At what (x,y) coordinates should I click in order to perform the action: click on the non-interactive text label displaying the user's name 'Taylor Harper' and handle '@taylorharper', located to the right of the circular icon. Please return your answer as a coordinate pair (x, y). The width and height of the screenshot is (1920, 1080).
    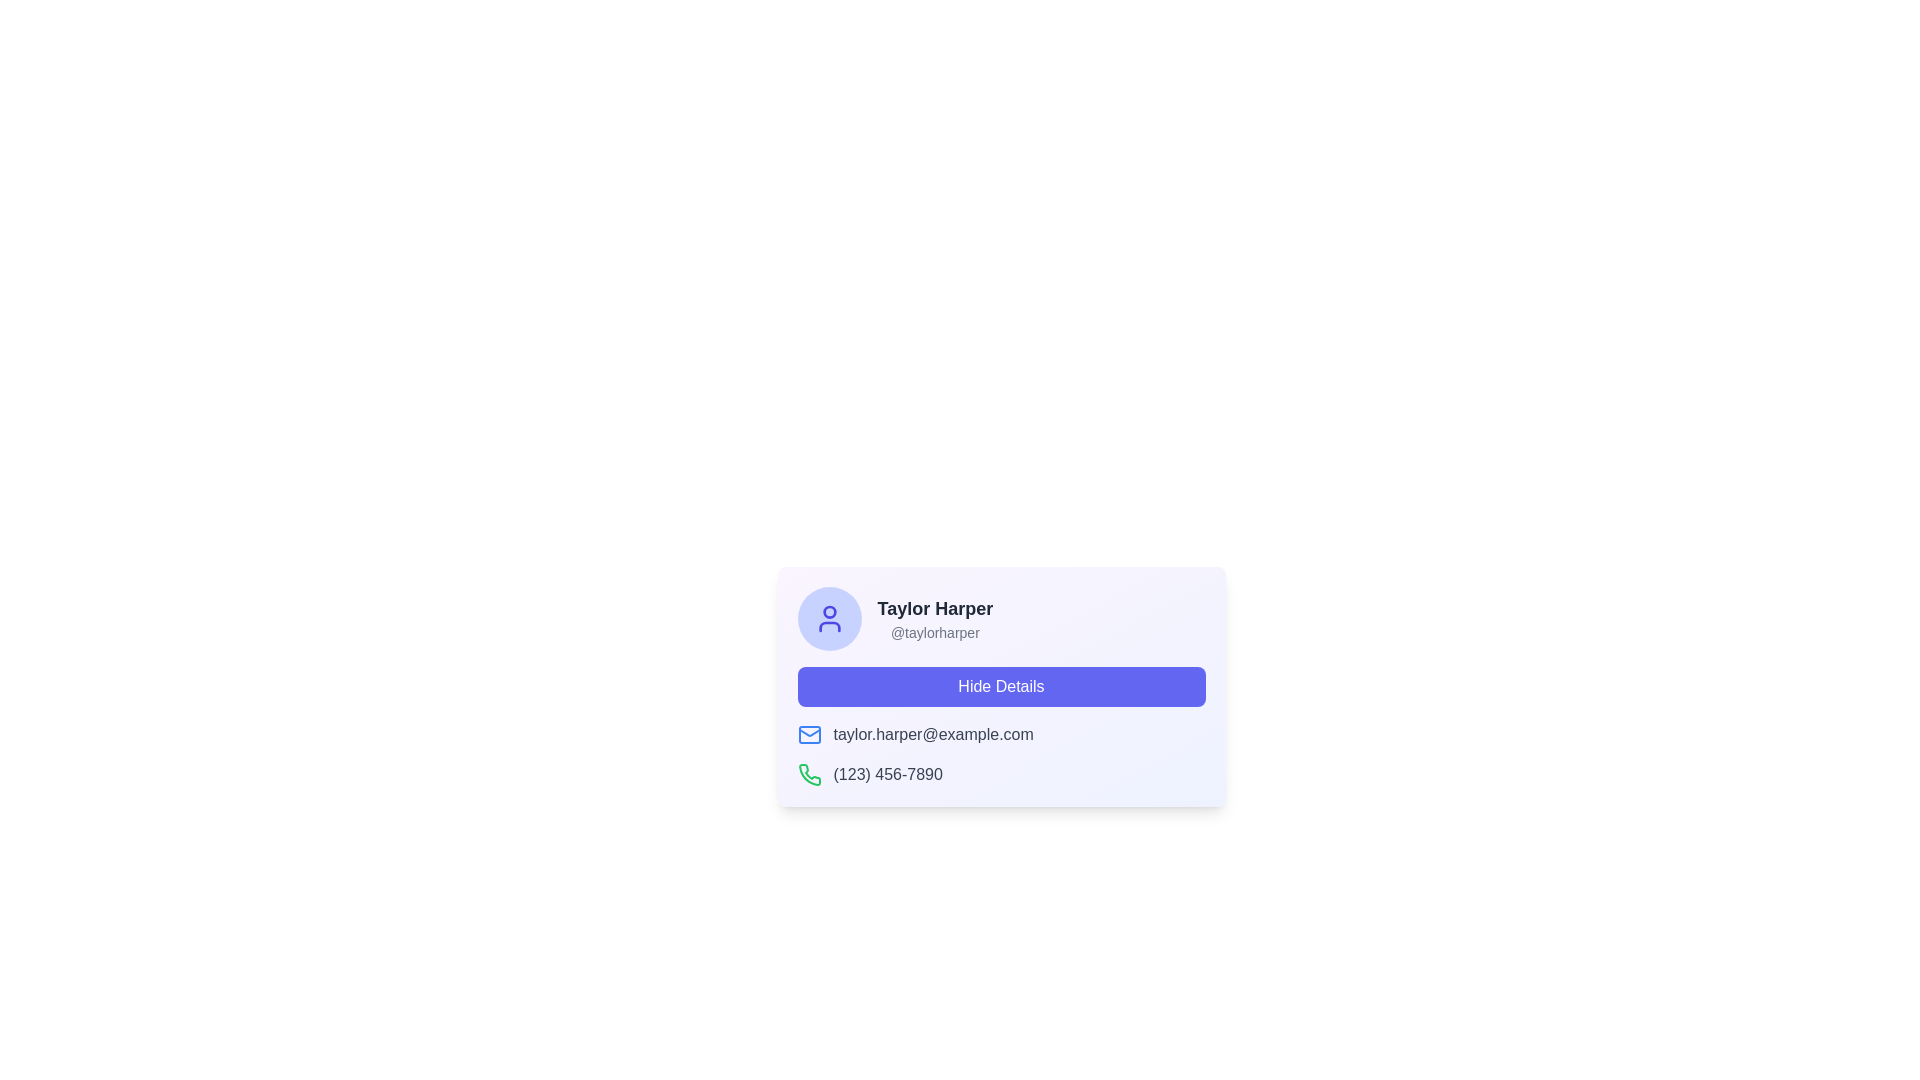
    Looking at the image, I should click on (934, 617).